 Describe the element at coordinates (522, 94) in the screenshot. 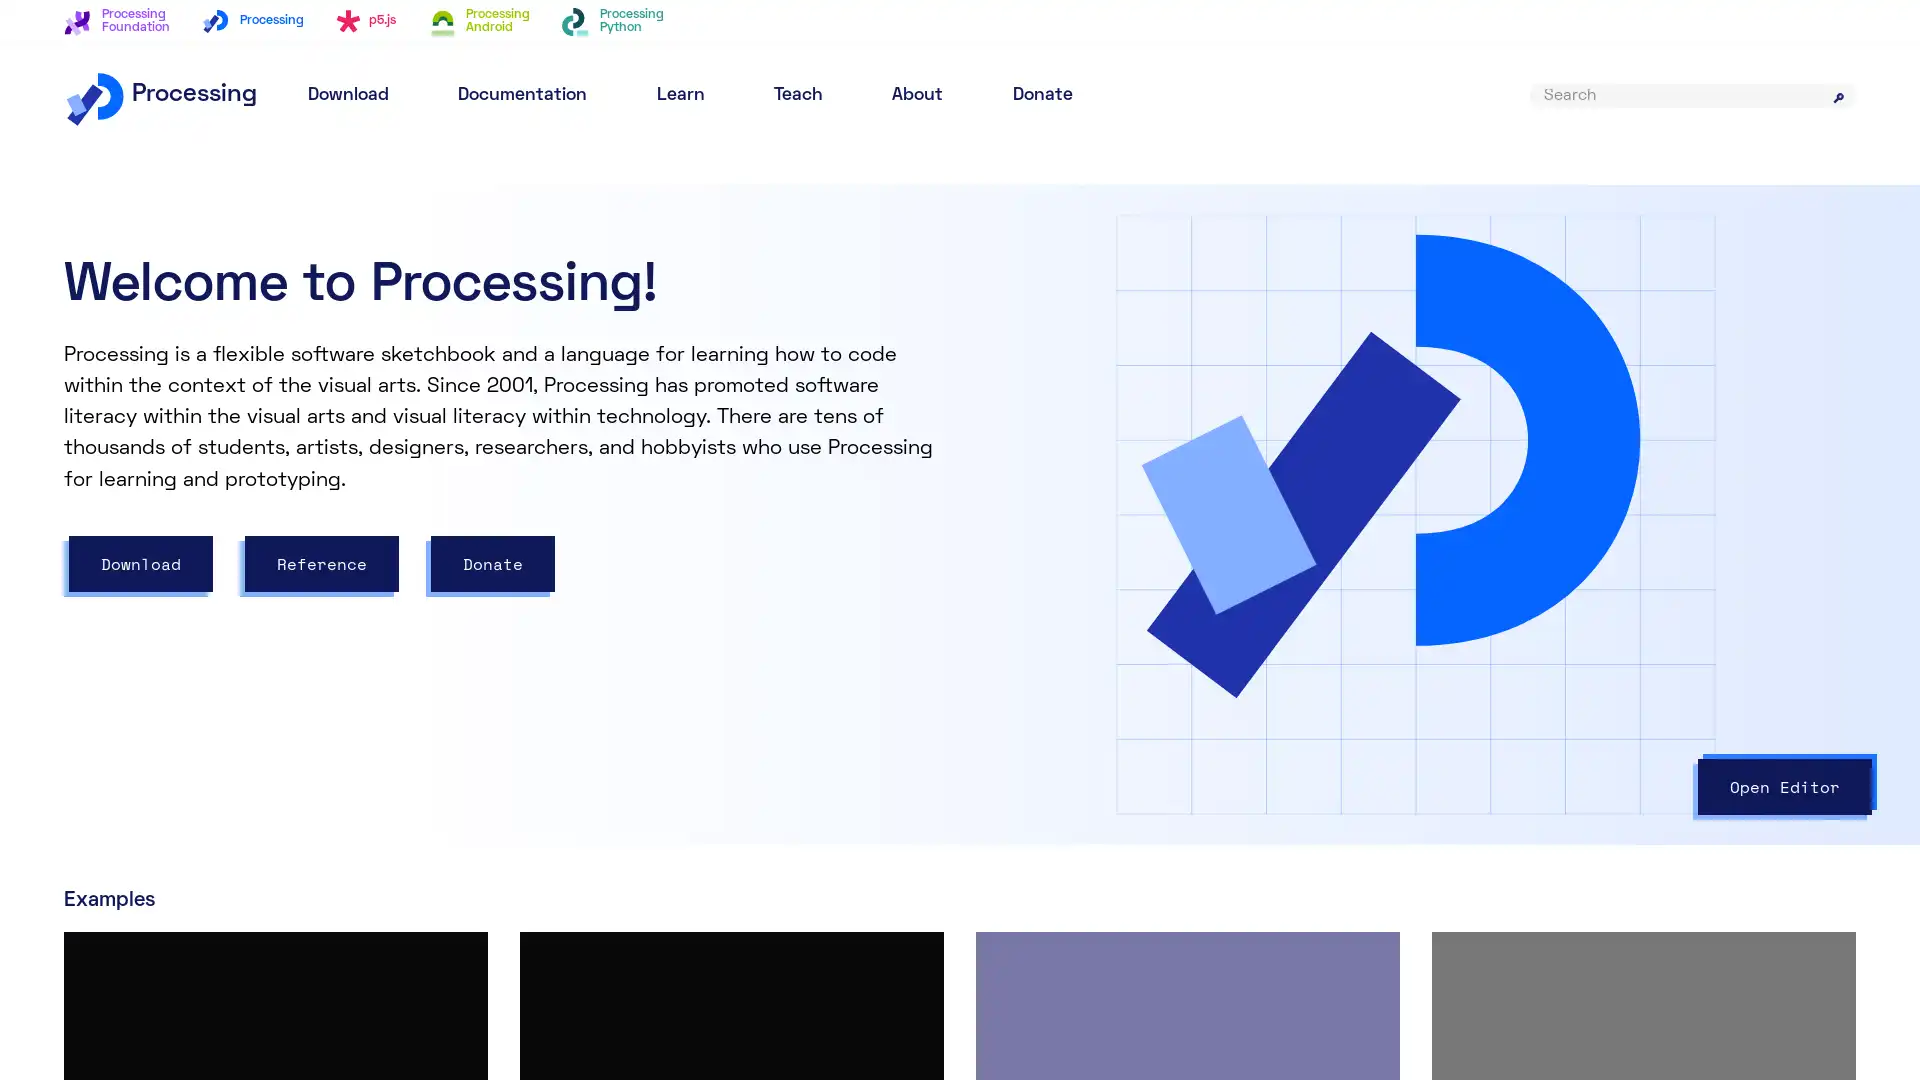

I see `Documentation` at that location.